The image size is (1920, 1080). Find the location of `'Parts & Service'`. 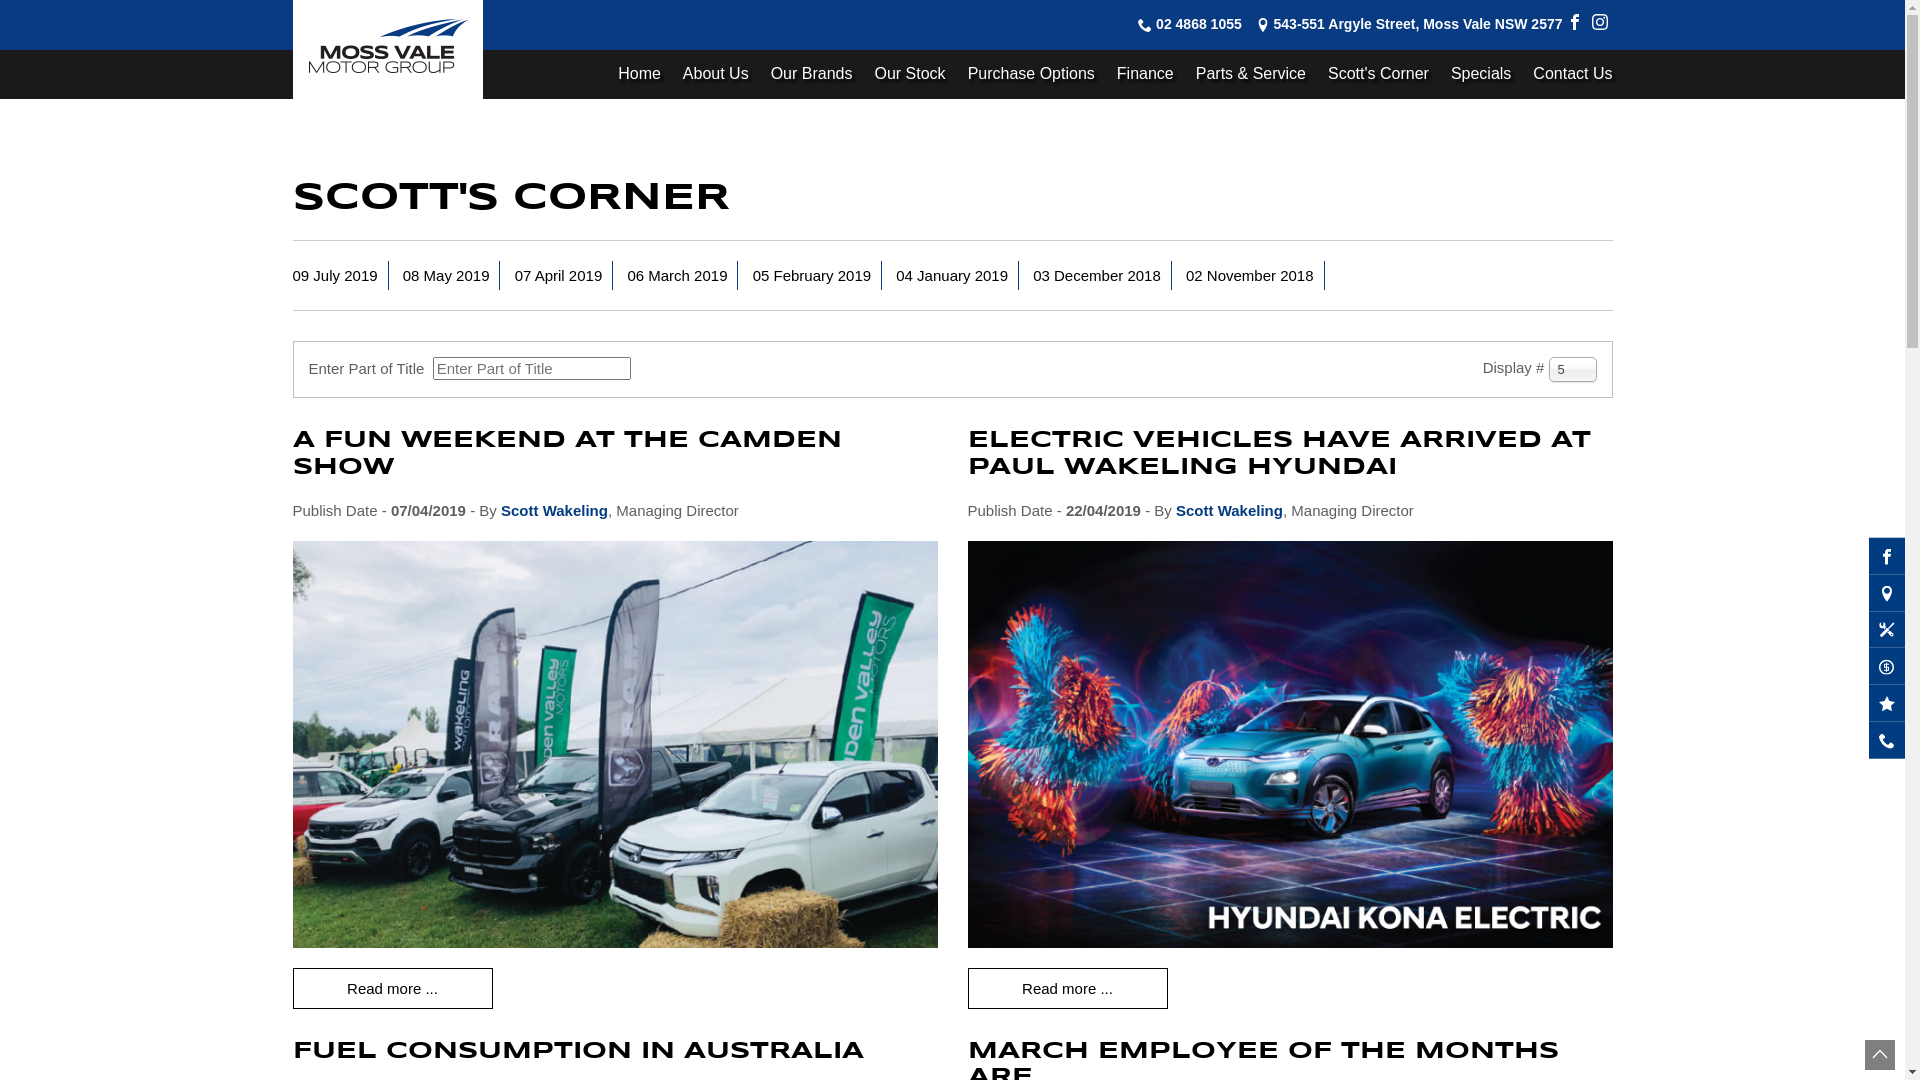

'Parts & Service' is located at coordinates (1250, 72).